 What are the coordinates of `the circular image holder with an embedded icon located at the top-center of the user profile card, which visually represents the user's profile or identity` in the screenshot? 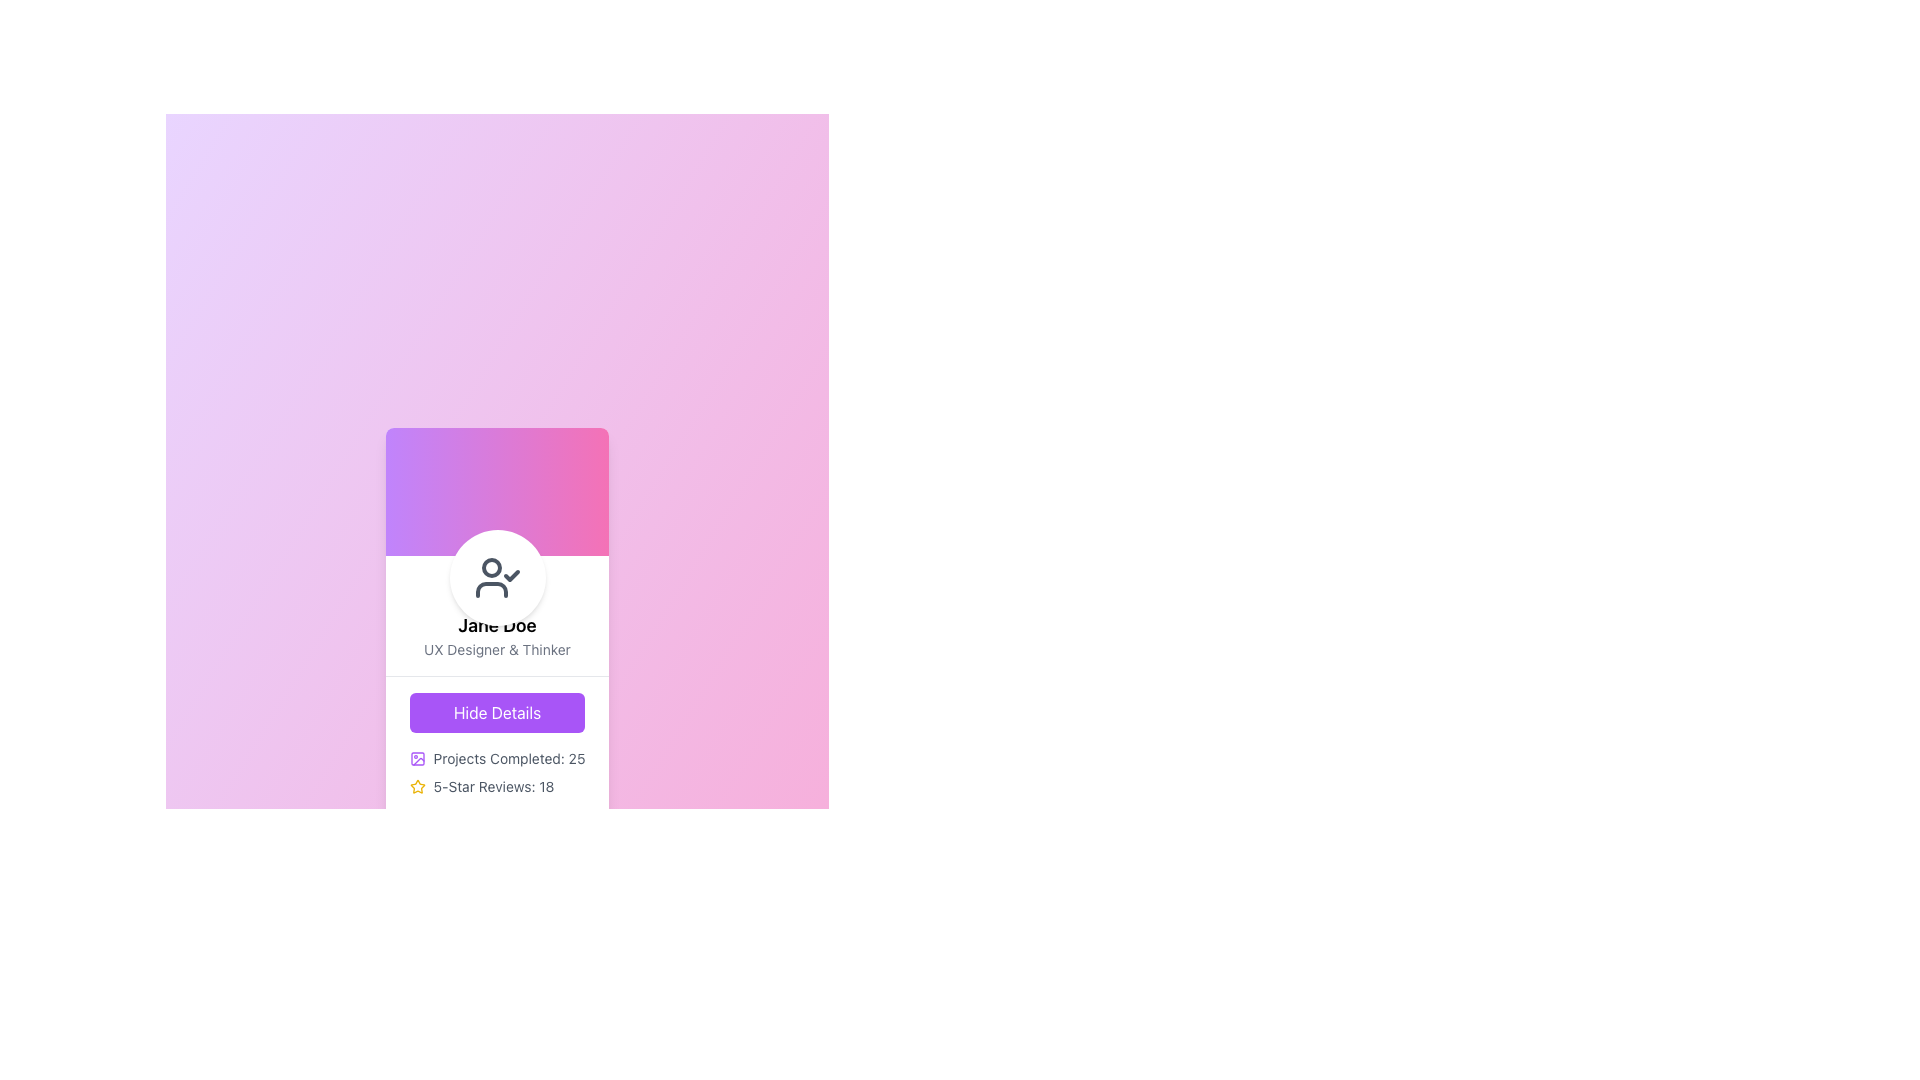 It's located at (497, 577).